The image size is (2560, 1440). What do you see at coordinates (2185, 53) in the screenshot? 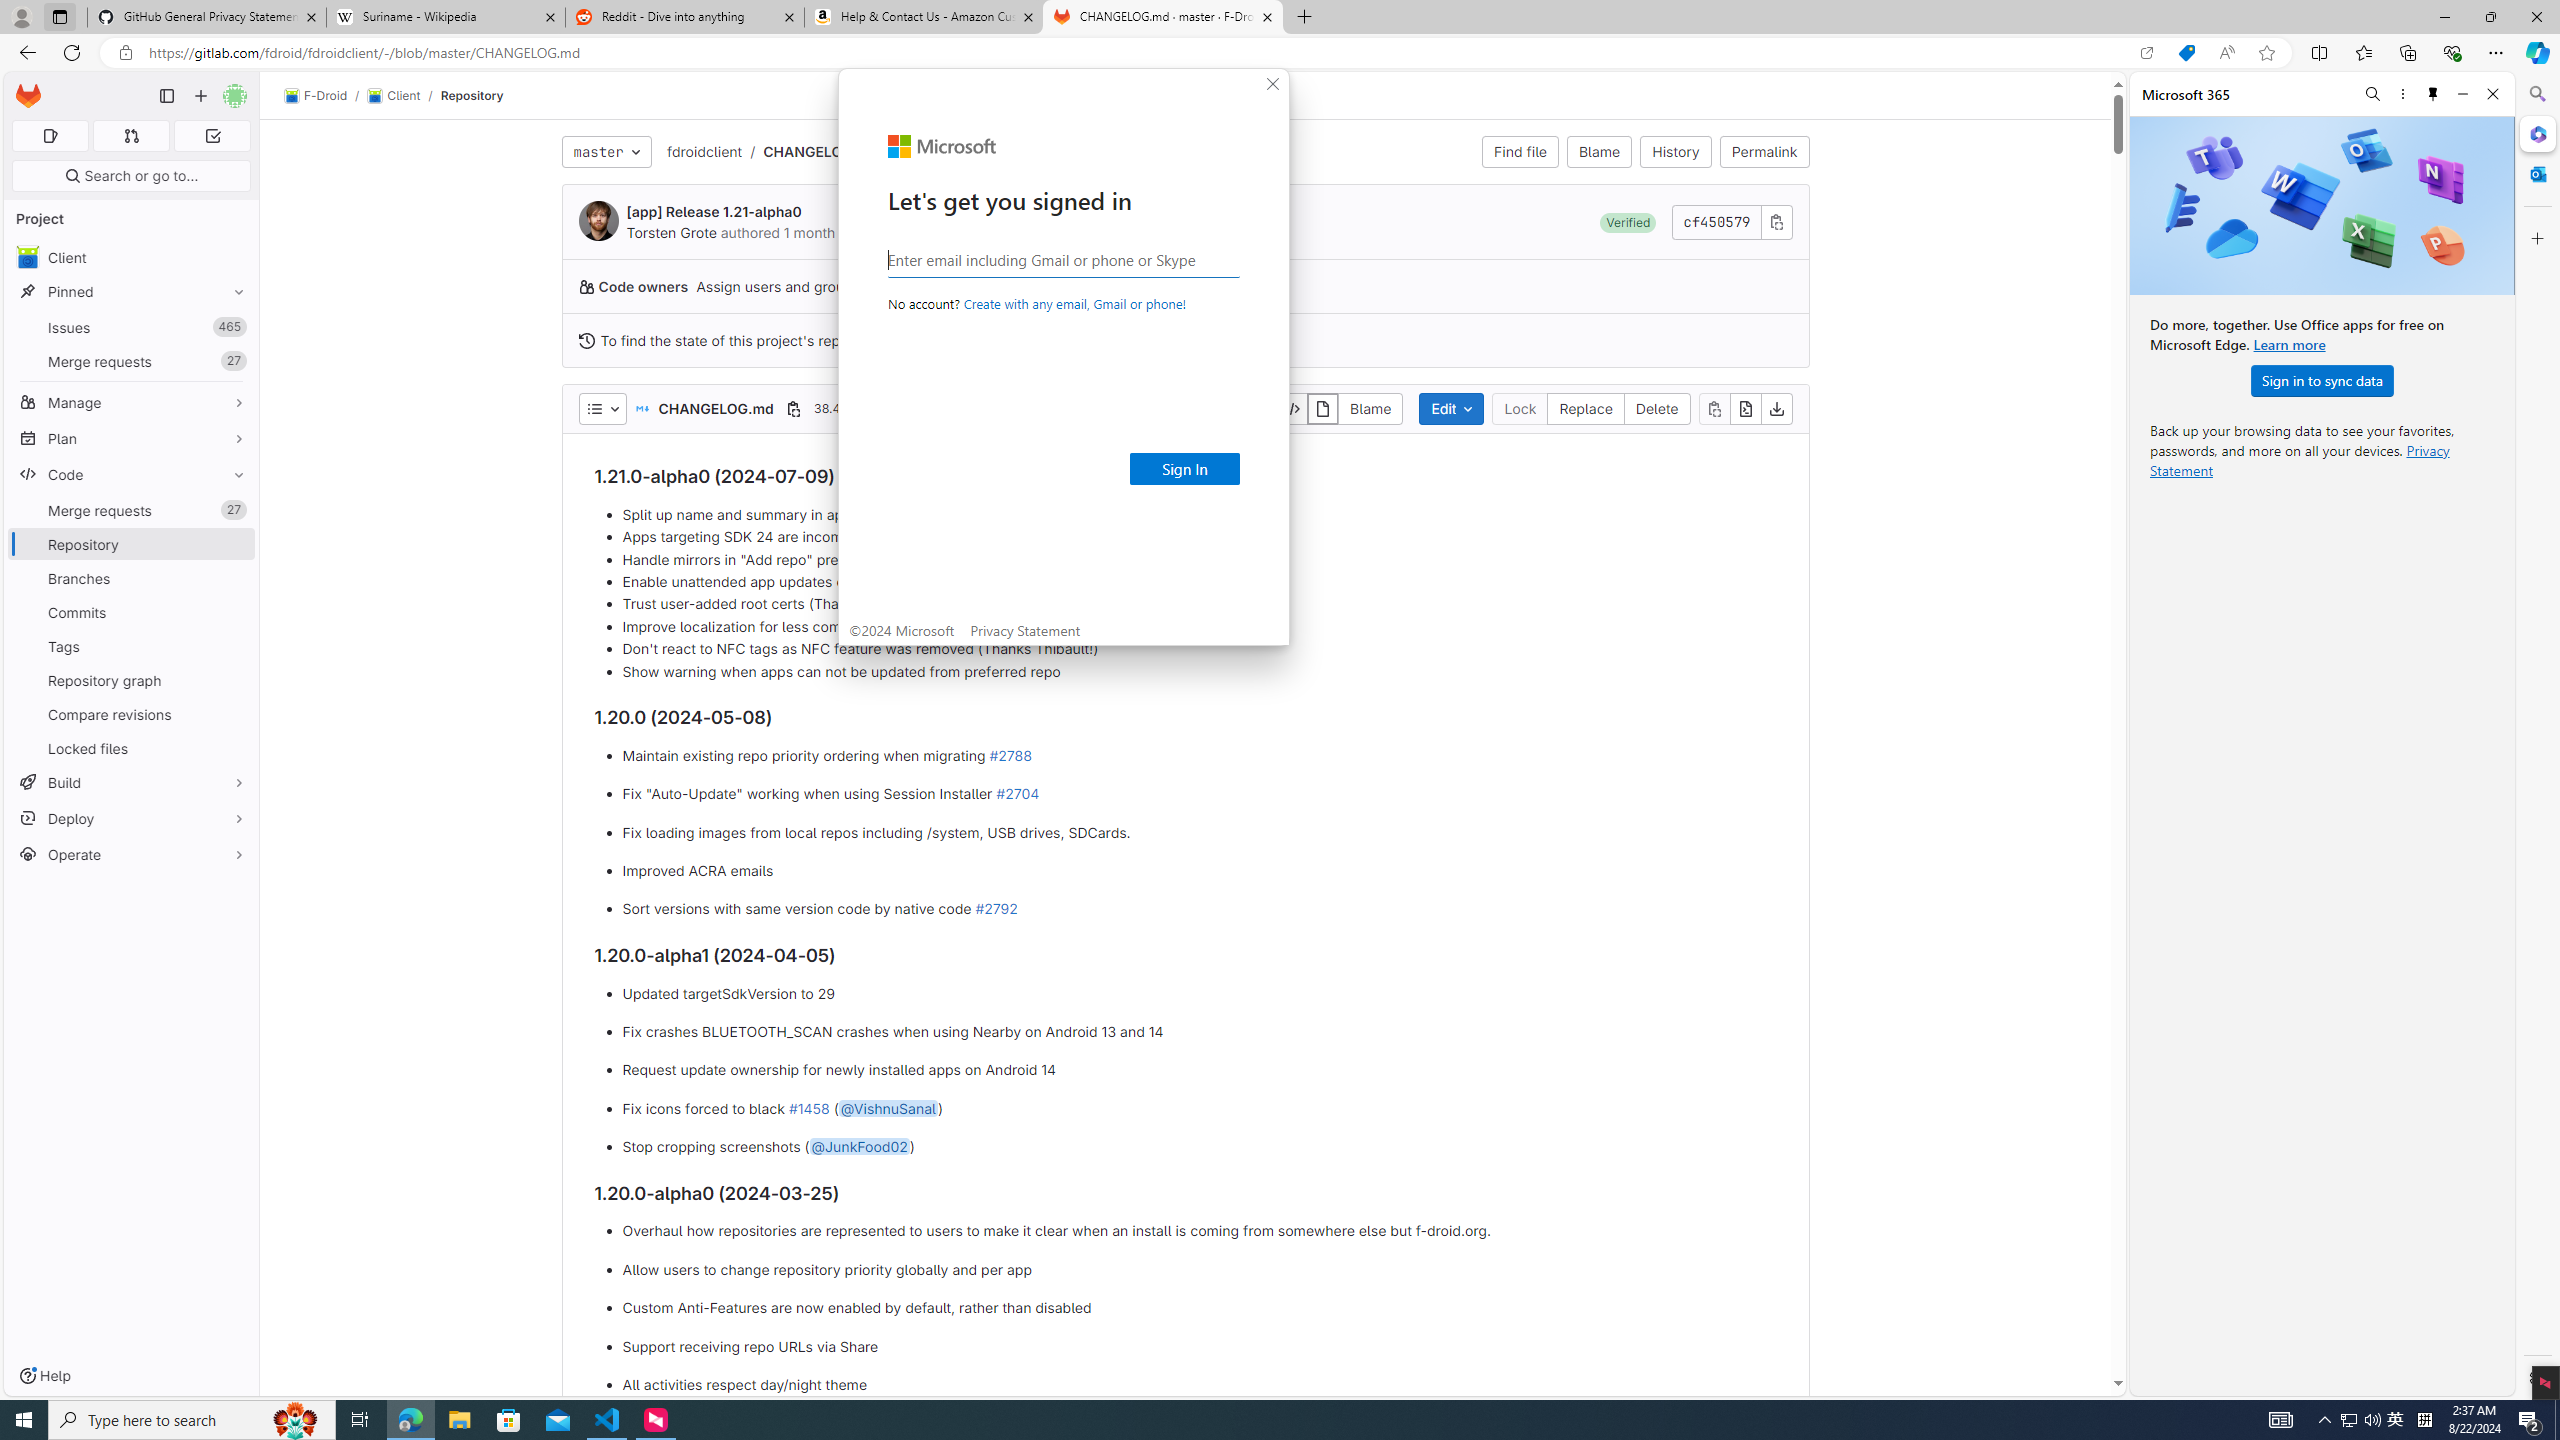
I see `'Shopping in Microsoft Edge'` at bounding box center [2185, 53].